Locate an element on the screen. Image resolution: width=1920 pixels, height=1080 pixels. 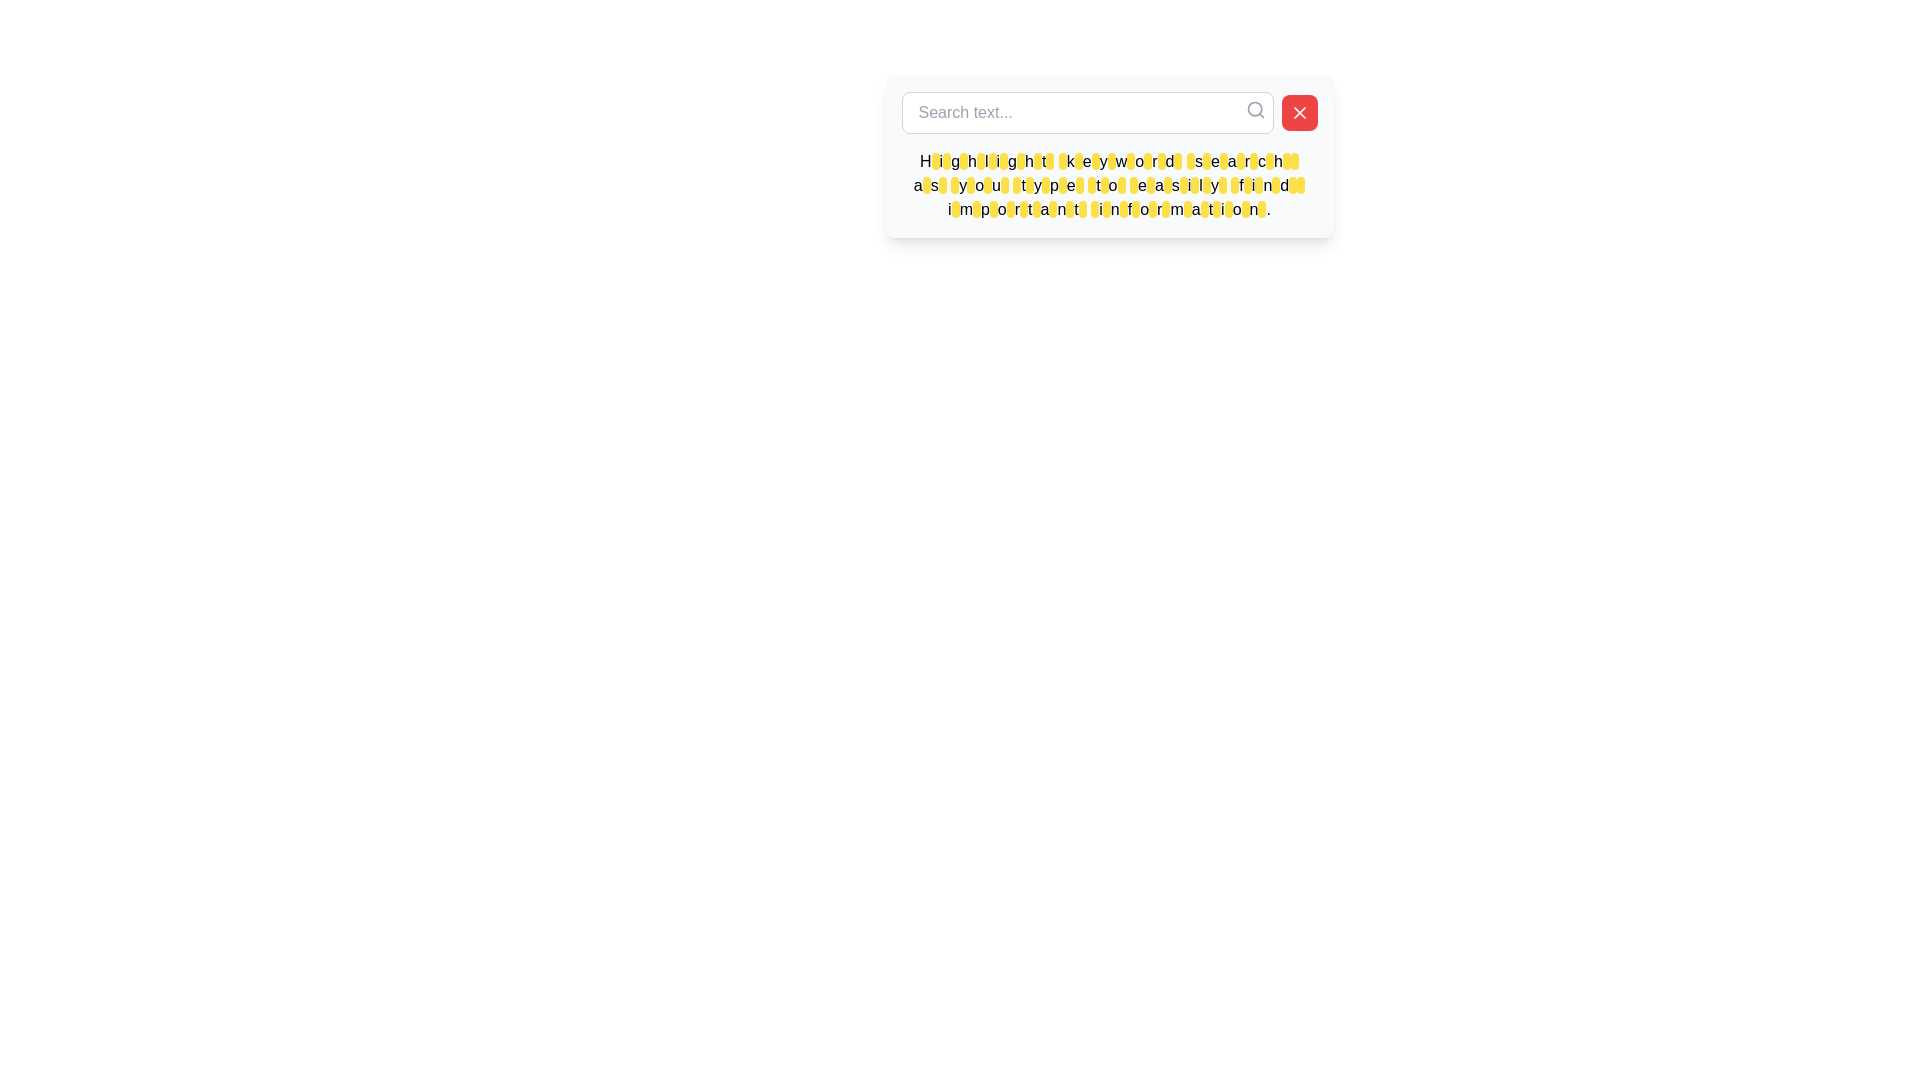
the decorative highlight segment with a yellow background and black border that highlights the letter 'p' in the word 'type', located in the second row of yellow-highlighted text segments is located at coordinates (1044, 185).